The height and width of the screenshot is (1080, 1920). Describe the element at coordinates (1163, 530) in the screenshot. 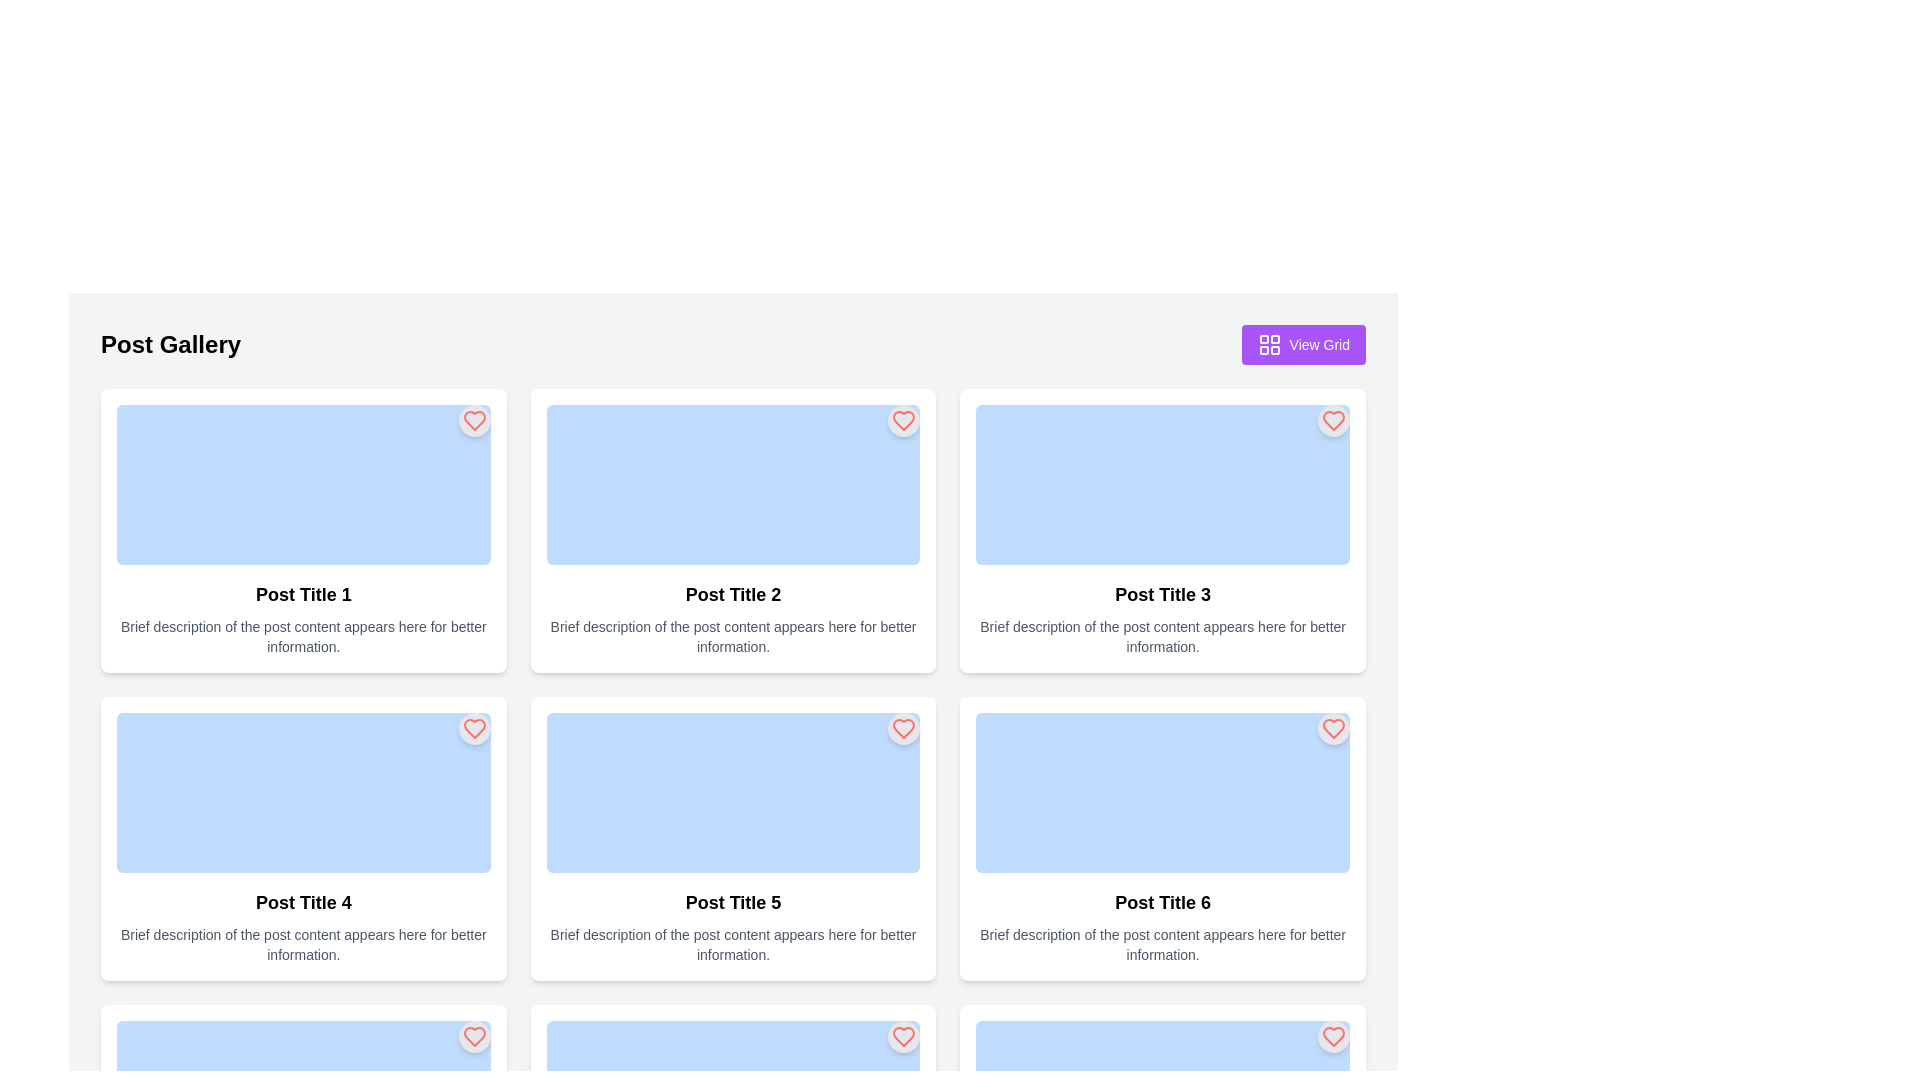

I see `the Card component in the top-right section of the grid layout, which features a white background, a light blue image placeholder, and the title 'Post Title 3'` at that location.